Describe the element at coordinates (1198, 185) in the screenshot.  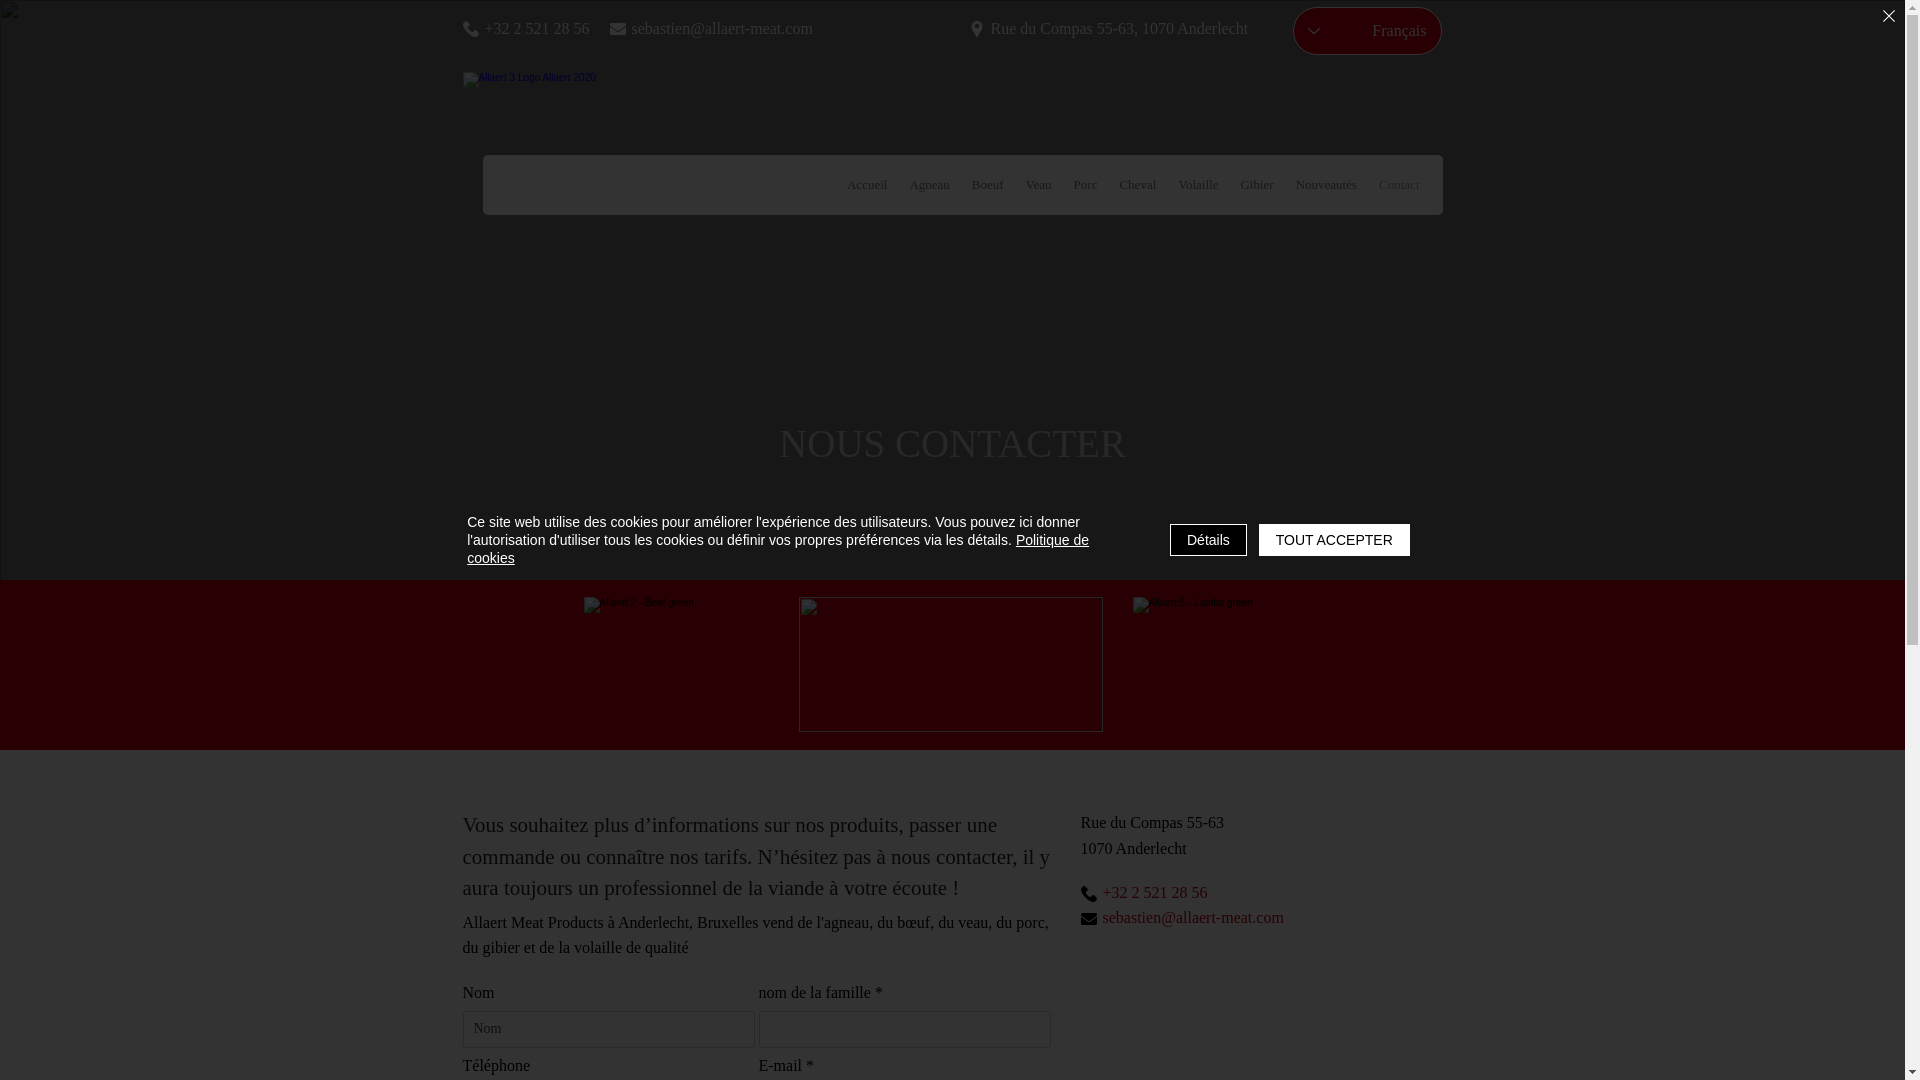
I see `'Volaille'` at that location.